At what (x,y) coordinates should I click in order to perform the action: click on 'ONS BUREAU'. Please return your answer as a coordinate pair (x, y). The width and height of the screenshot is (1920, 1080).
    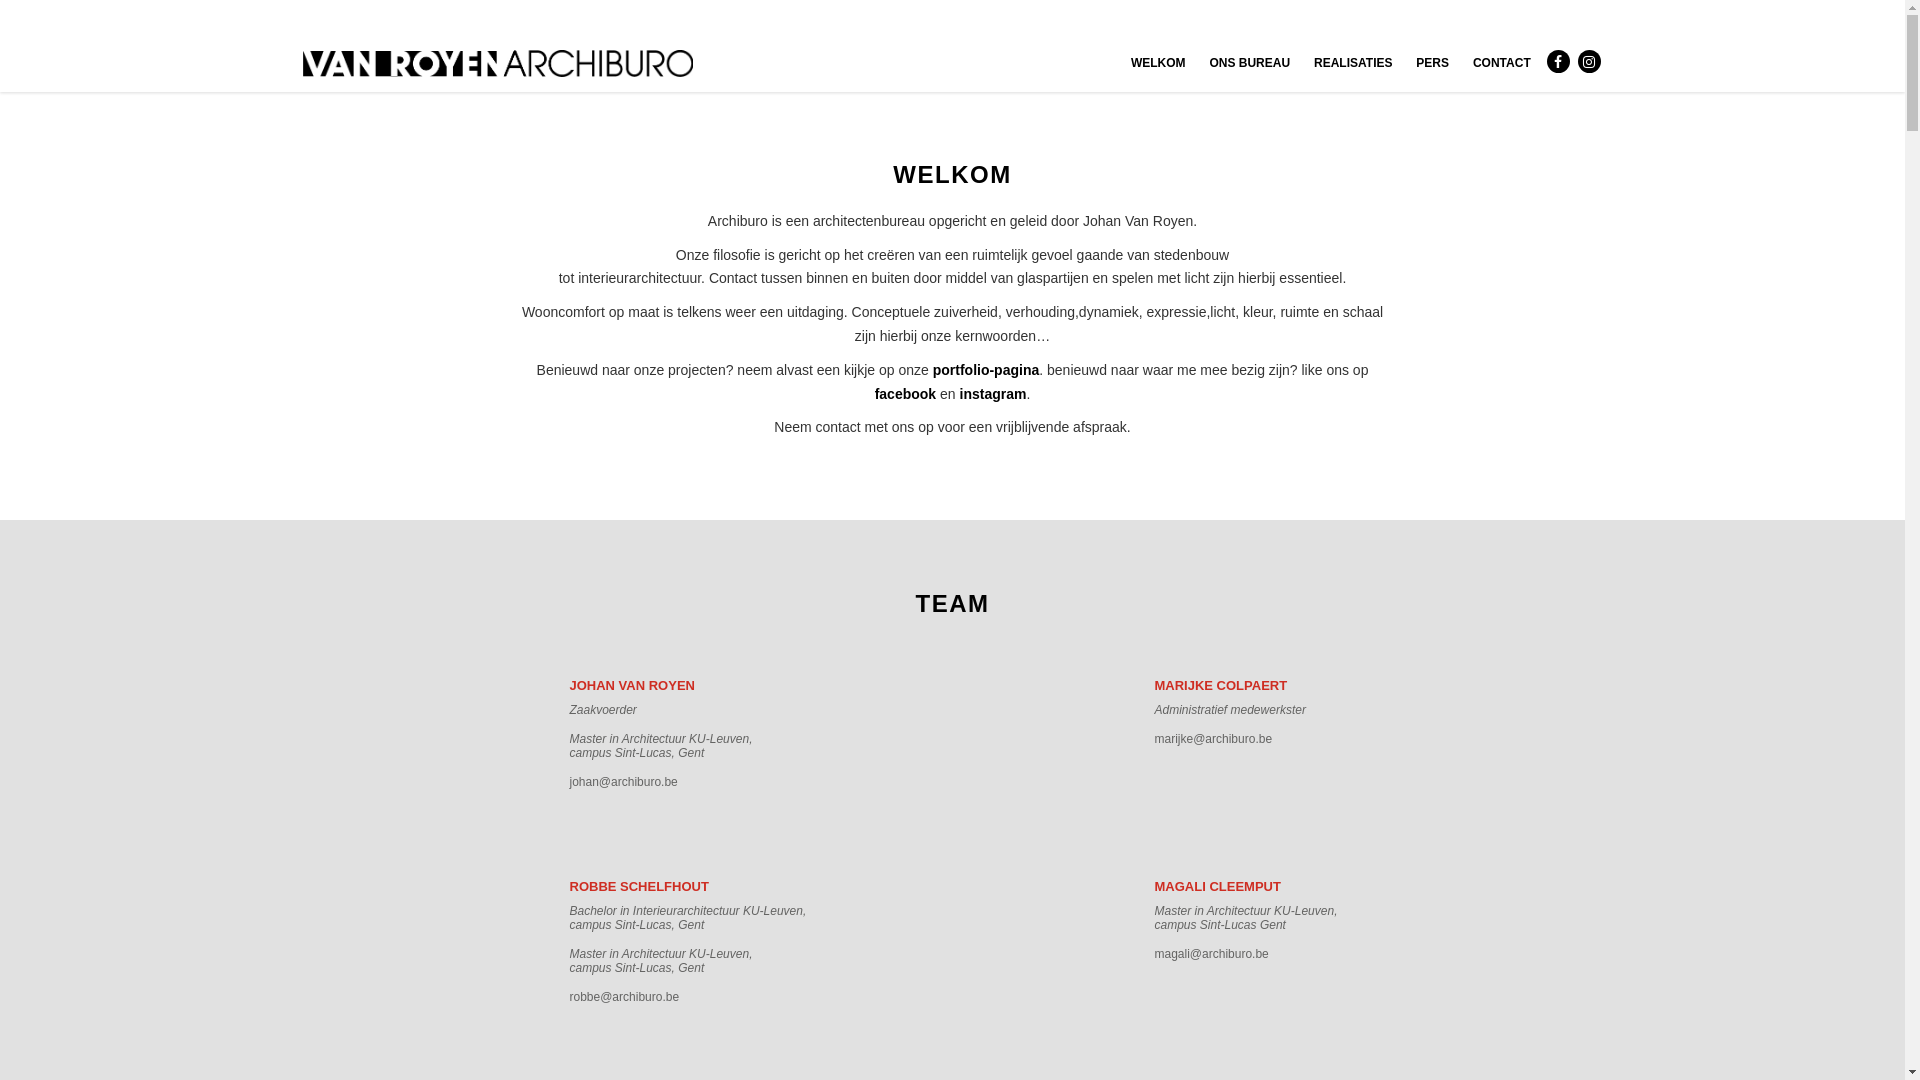
    Looking at the image, I should click on (1248, 62).